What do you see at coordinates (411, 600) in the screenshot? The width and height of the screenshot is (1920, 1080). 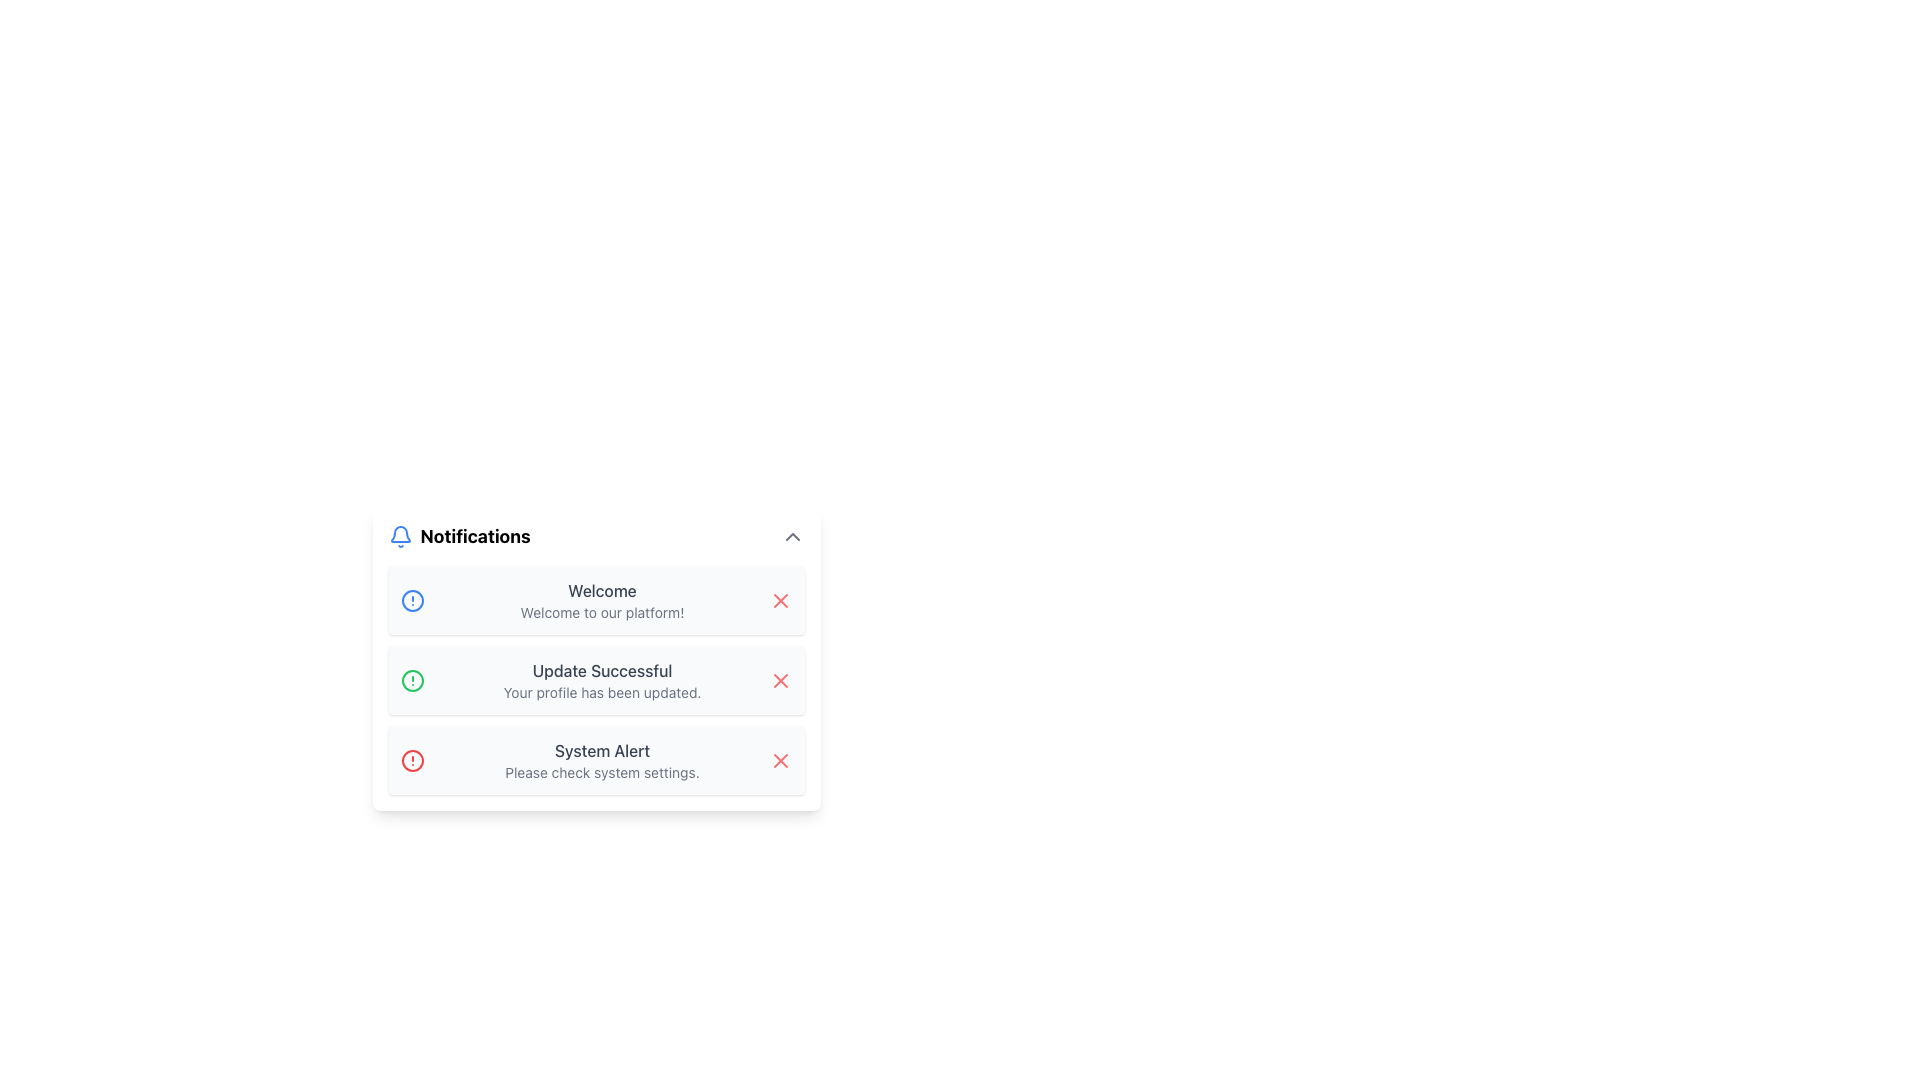 I see `the Notification Status Icon, which is a blue circular border enclosing a white interior, located next to the 'Welcome' notification text` at bounding box center [411, 600].